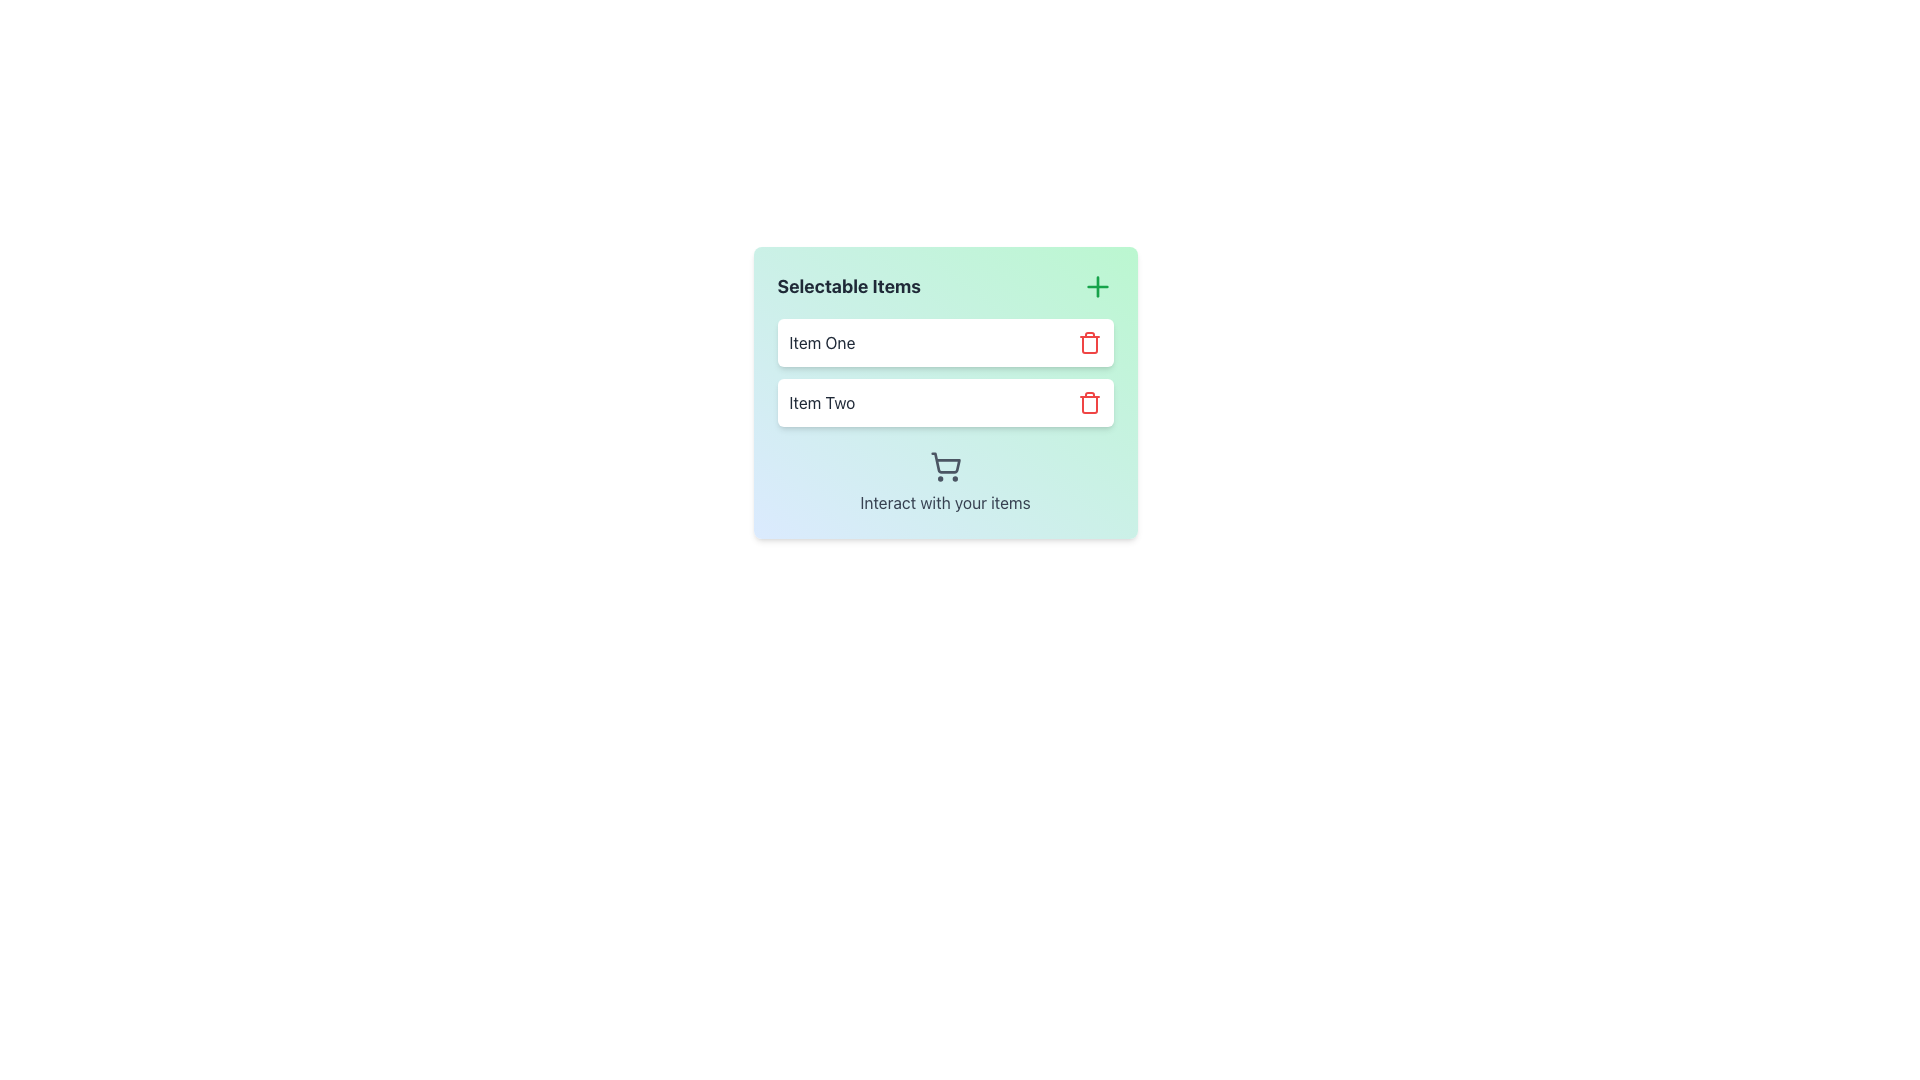 This screenshot has height=1080, width=1920. Describe the element at coordinates (944, 482) in the screenshot. I see `the text 'Interact with your items' located at the bottom of the card layout` at that location.